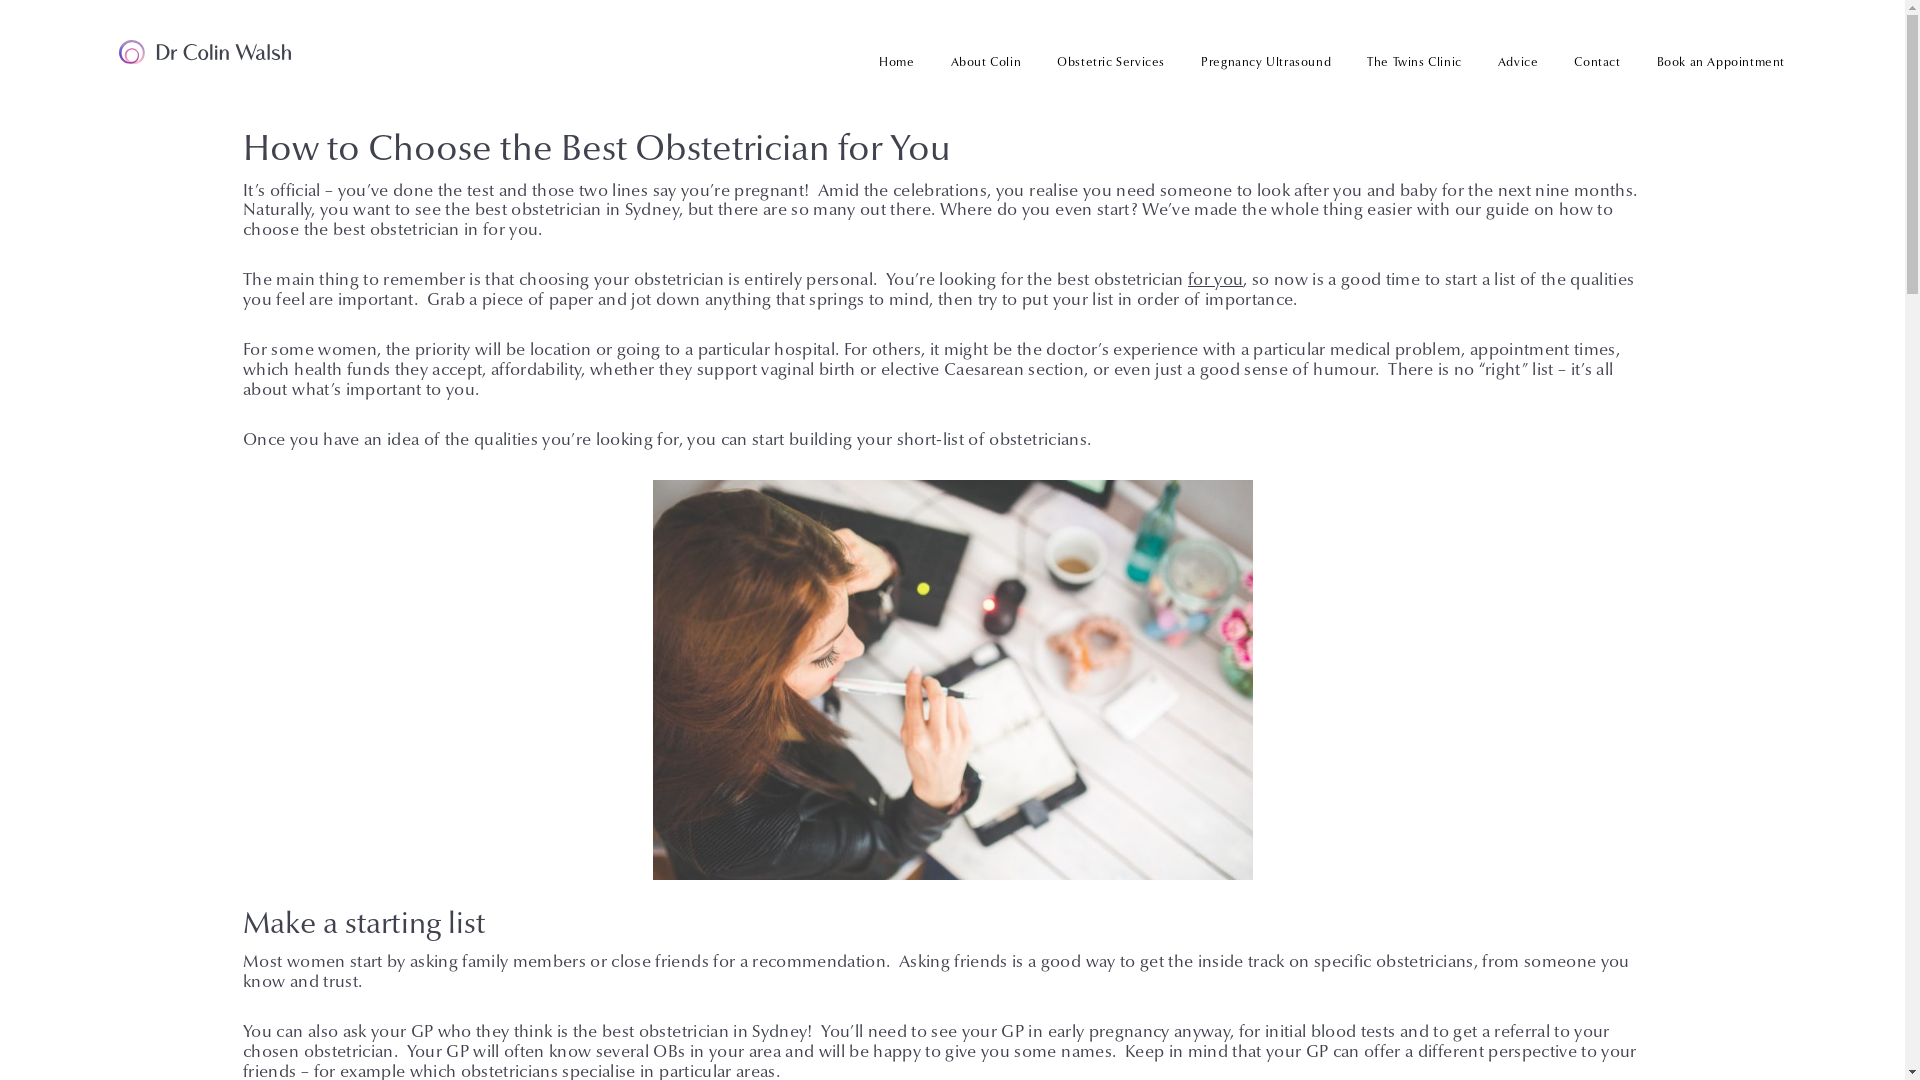  What do you see at coordinates (1038, 61) in the screenshot?
I see `'Obstetric Services'` at bounding box center [1038, 61].